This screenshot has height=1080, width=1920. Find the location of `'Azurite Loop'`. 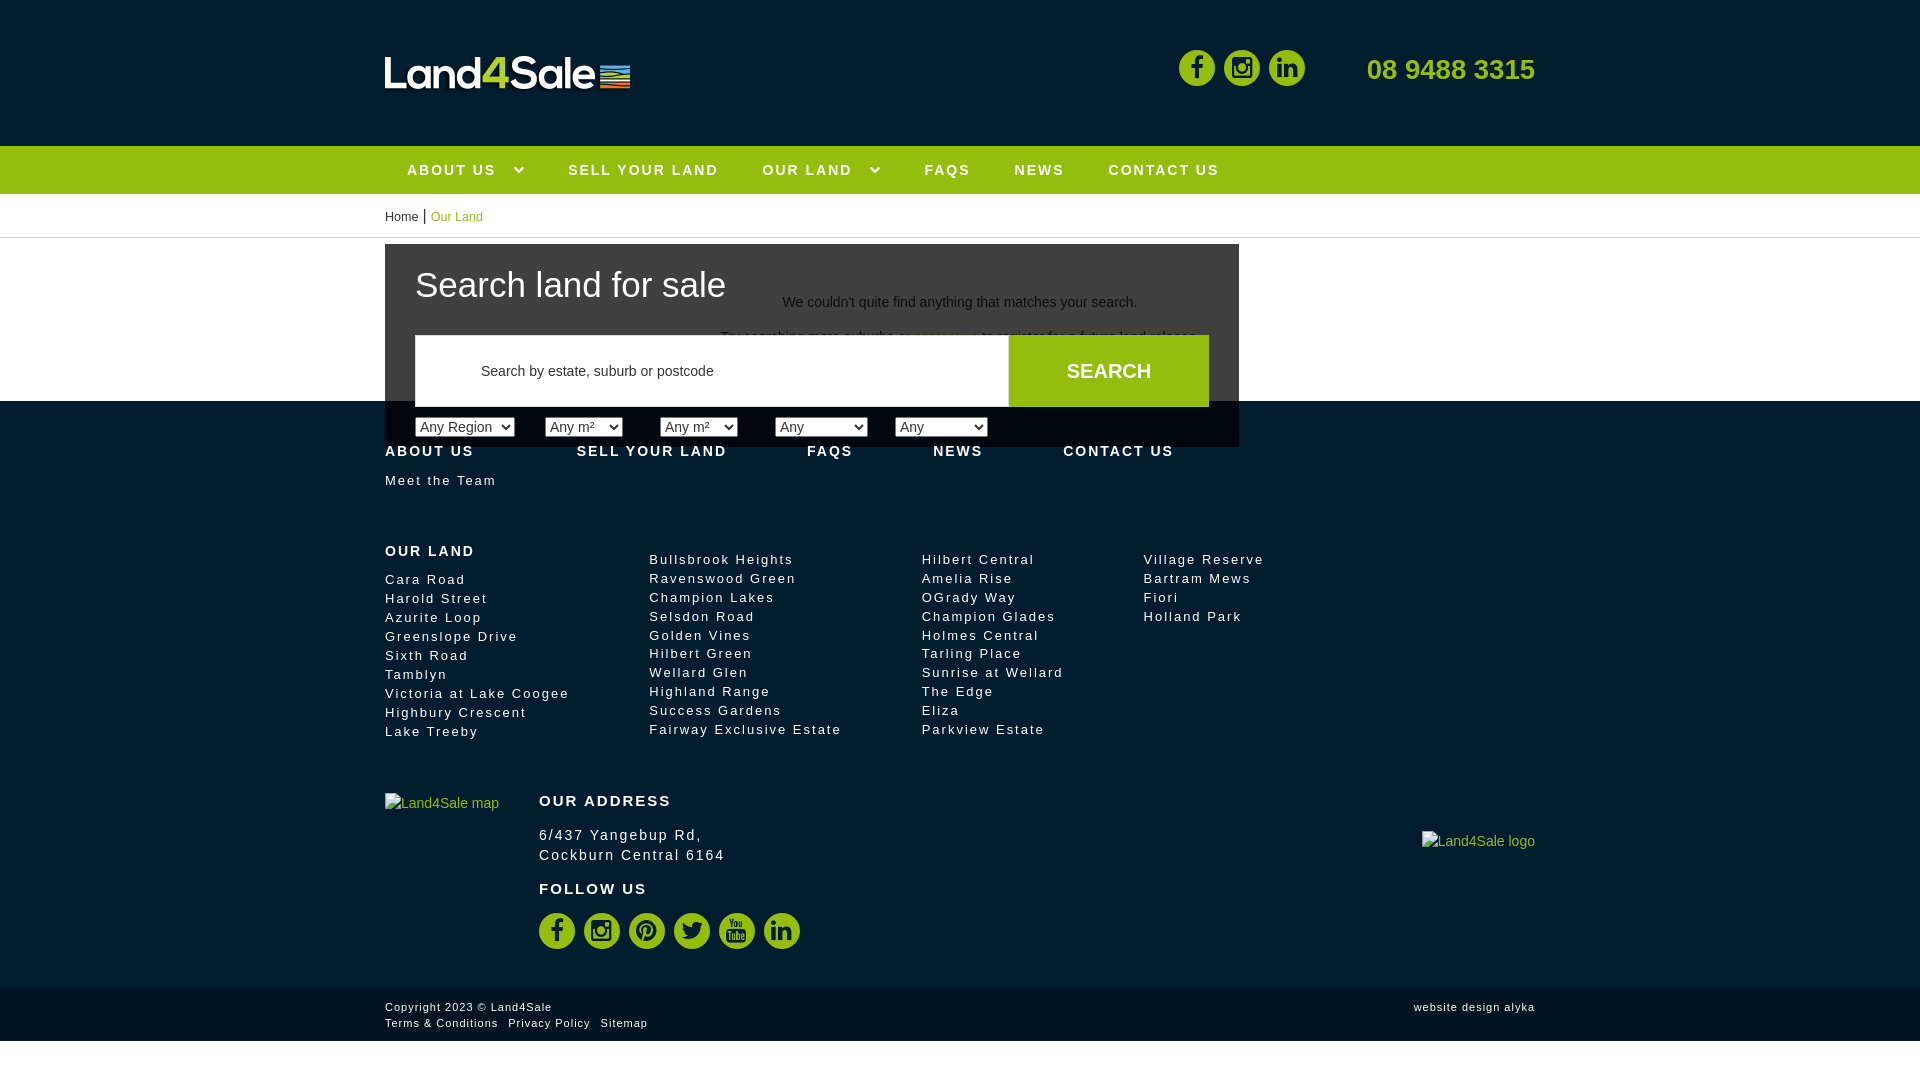

'Azurite Loop' is located at coordinates (432, 616).